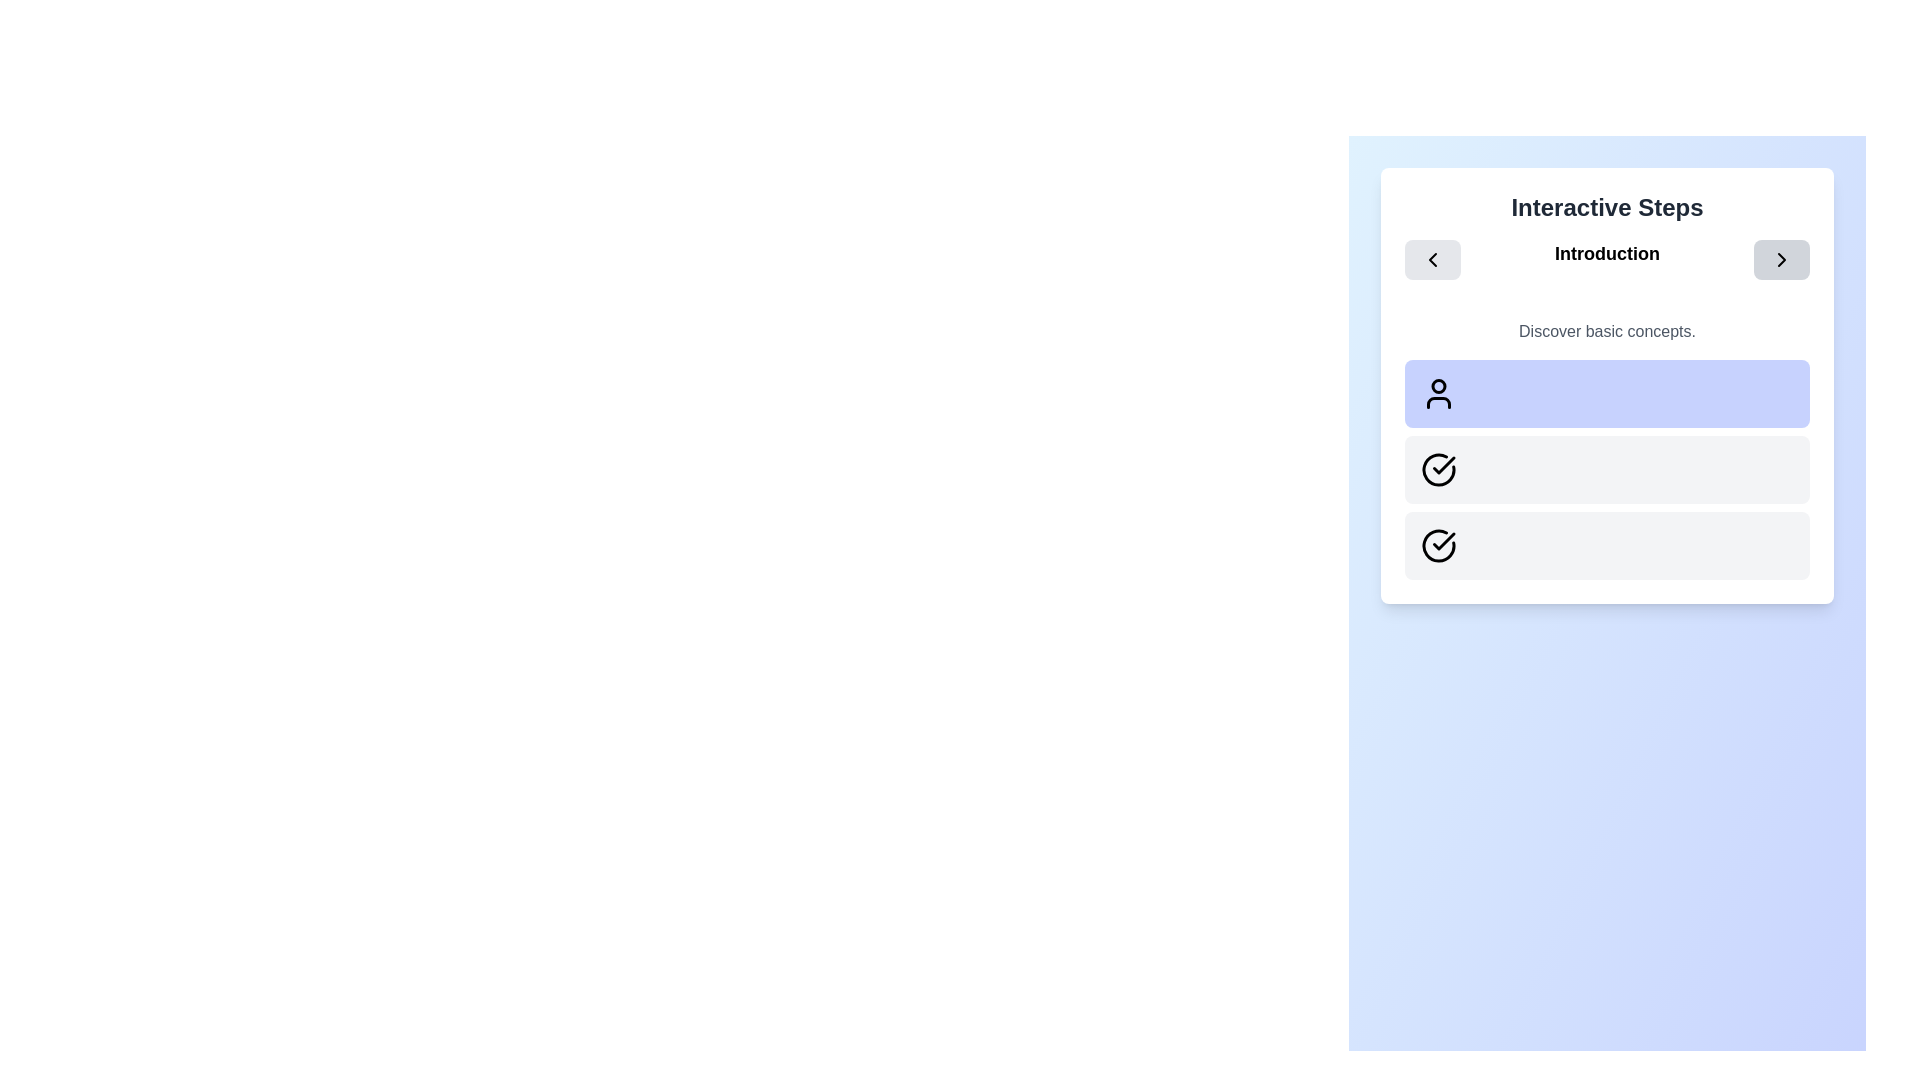 Image resolution: width=1920 pixels, height=1080 pixels. Describe the element at coordinates (1607, 470) in the screenshot. I see `the second Step indicator panel in the vertical sequence` at that location.